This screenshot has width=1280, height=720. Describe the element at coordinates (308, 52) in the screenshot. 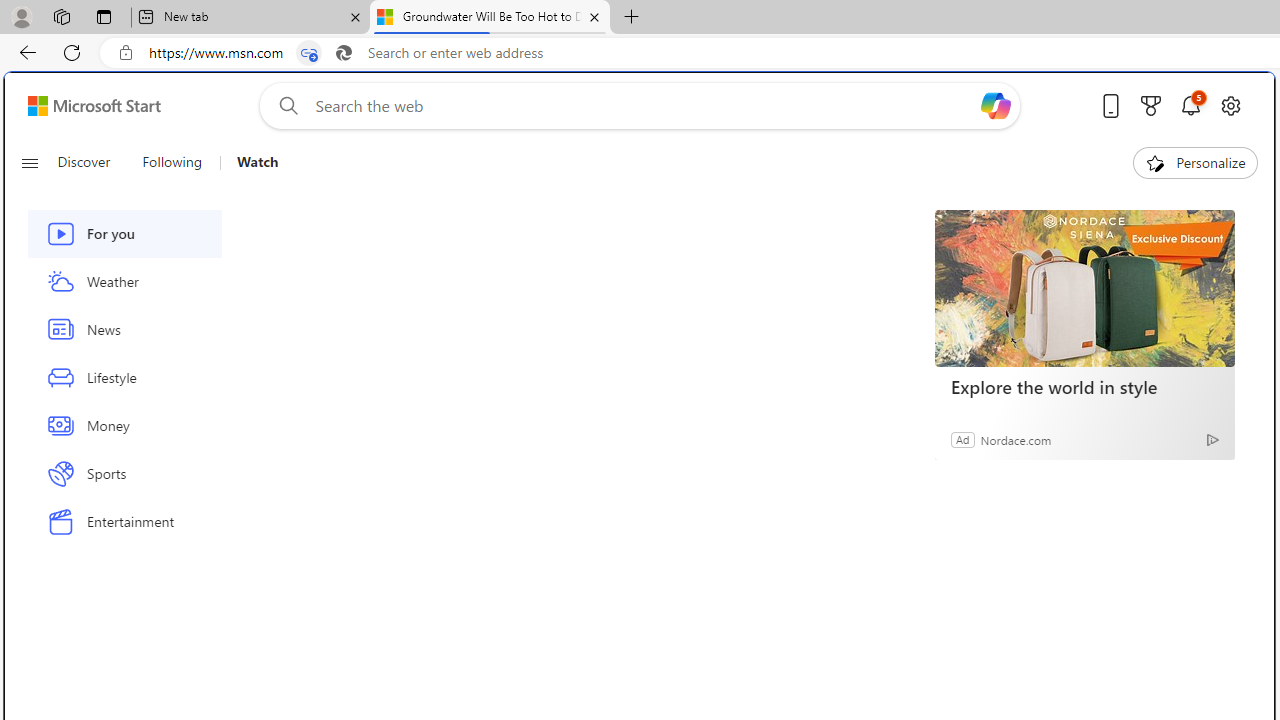

I see `'Tabs in split screen'` at that location.